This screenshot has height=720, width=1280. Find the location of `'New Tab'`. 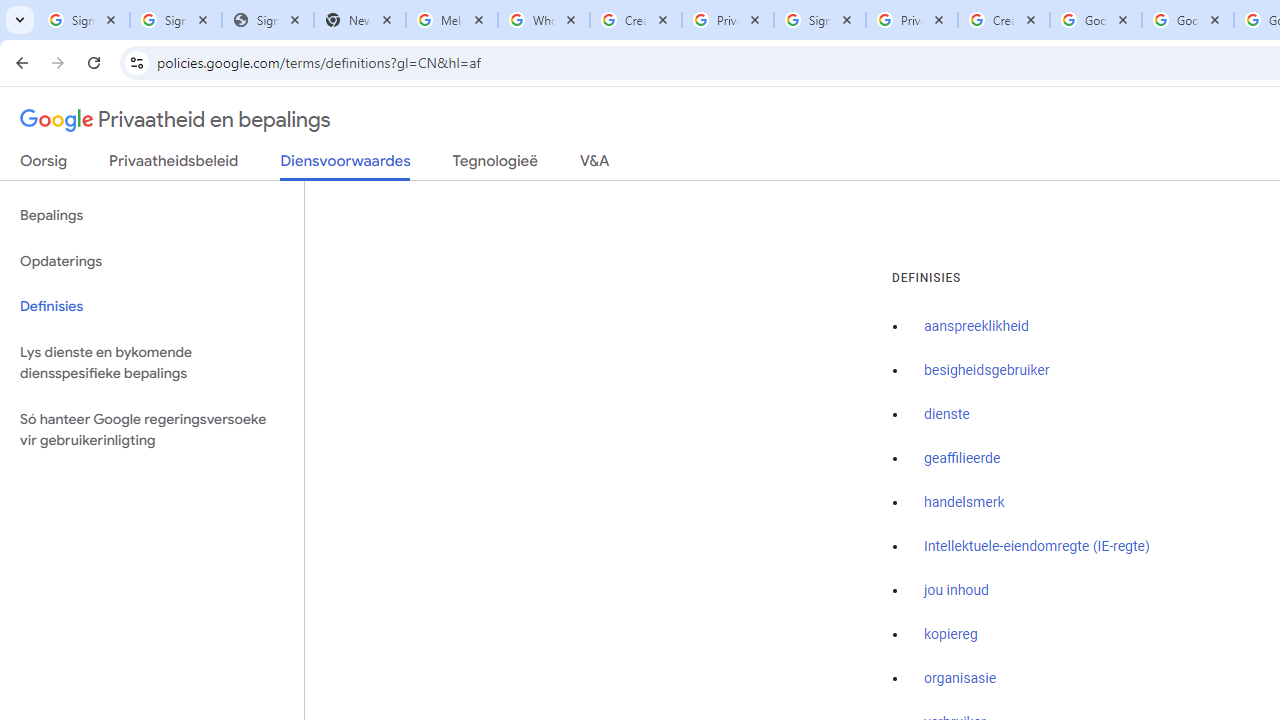

'New Tab' is located at coordinates (359, 20).